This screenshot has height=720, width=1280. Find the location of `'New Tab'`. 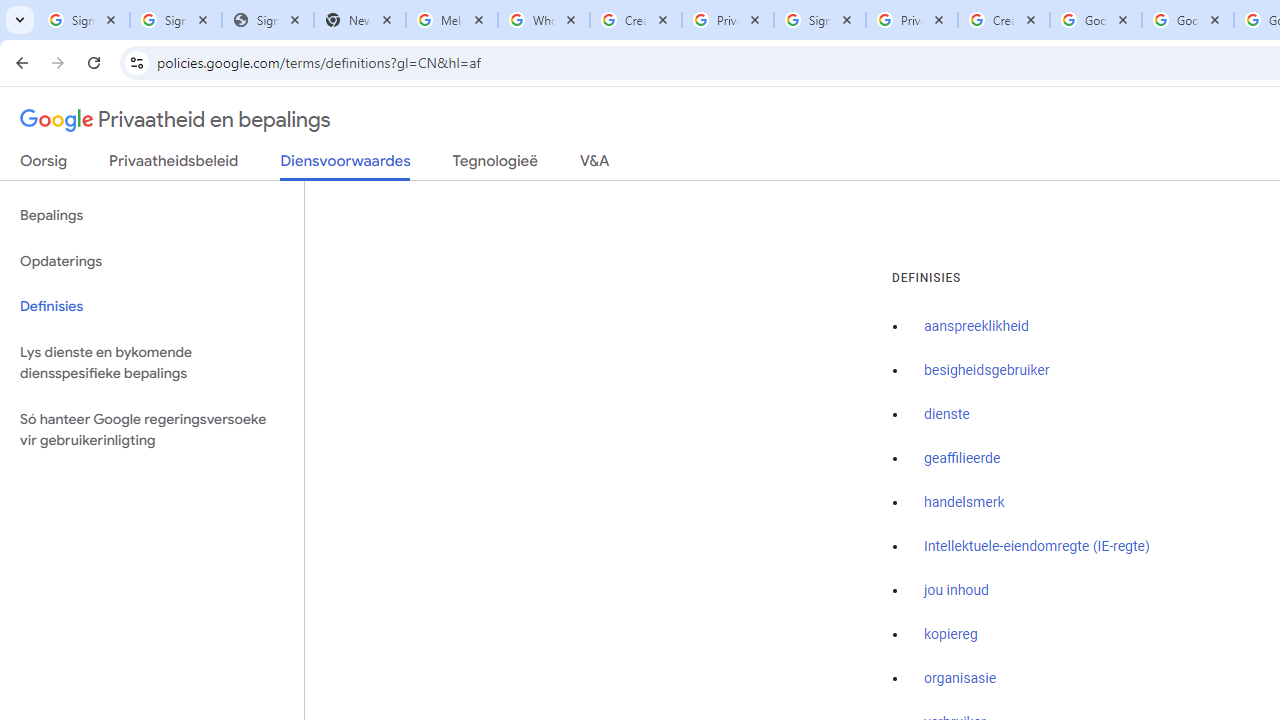

'New Tab' is located at coordinates (359, 20).